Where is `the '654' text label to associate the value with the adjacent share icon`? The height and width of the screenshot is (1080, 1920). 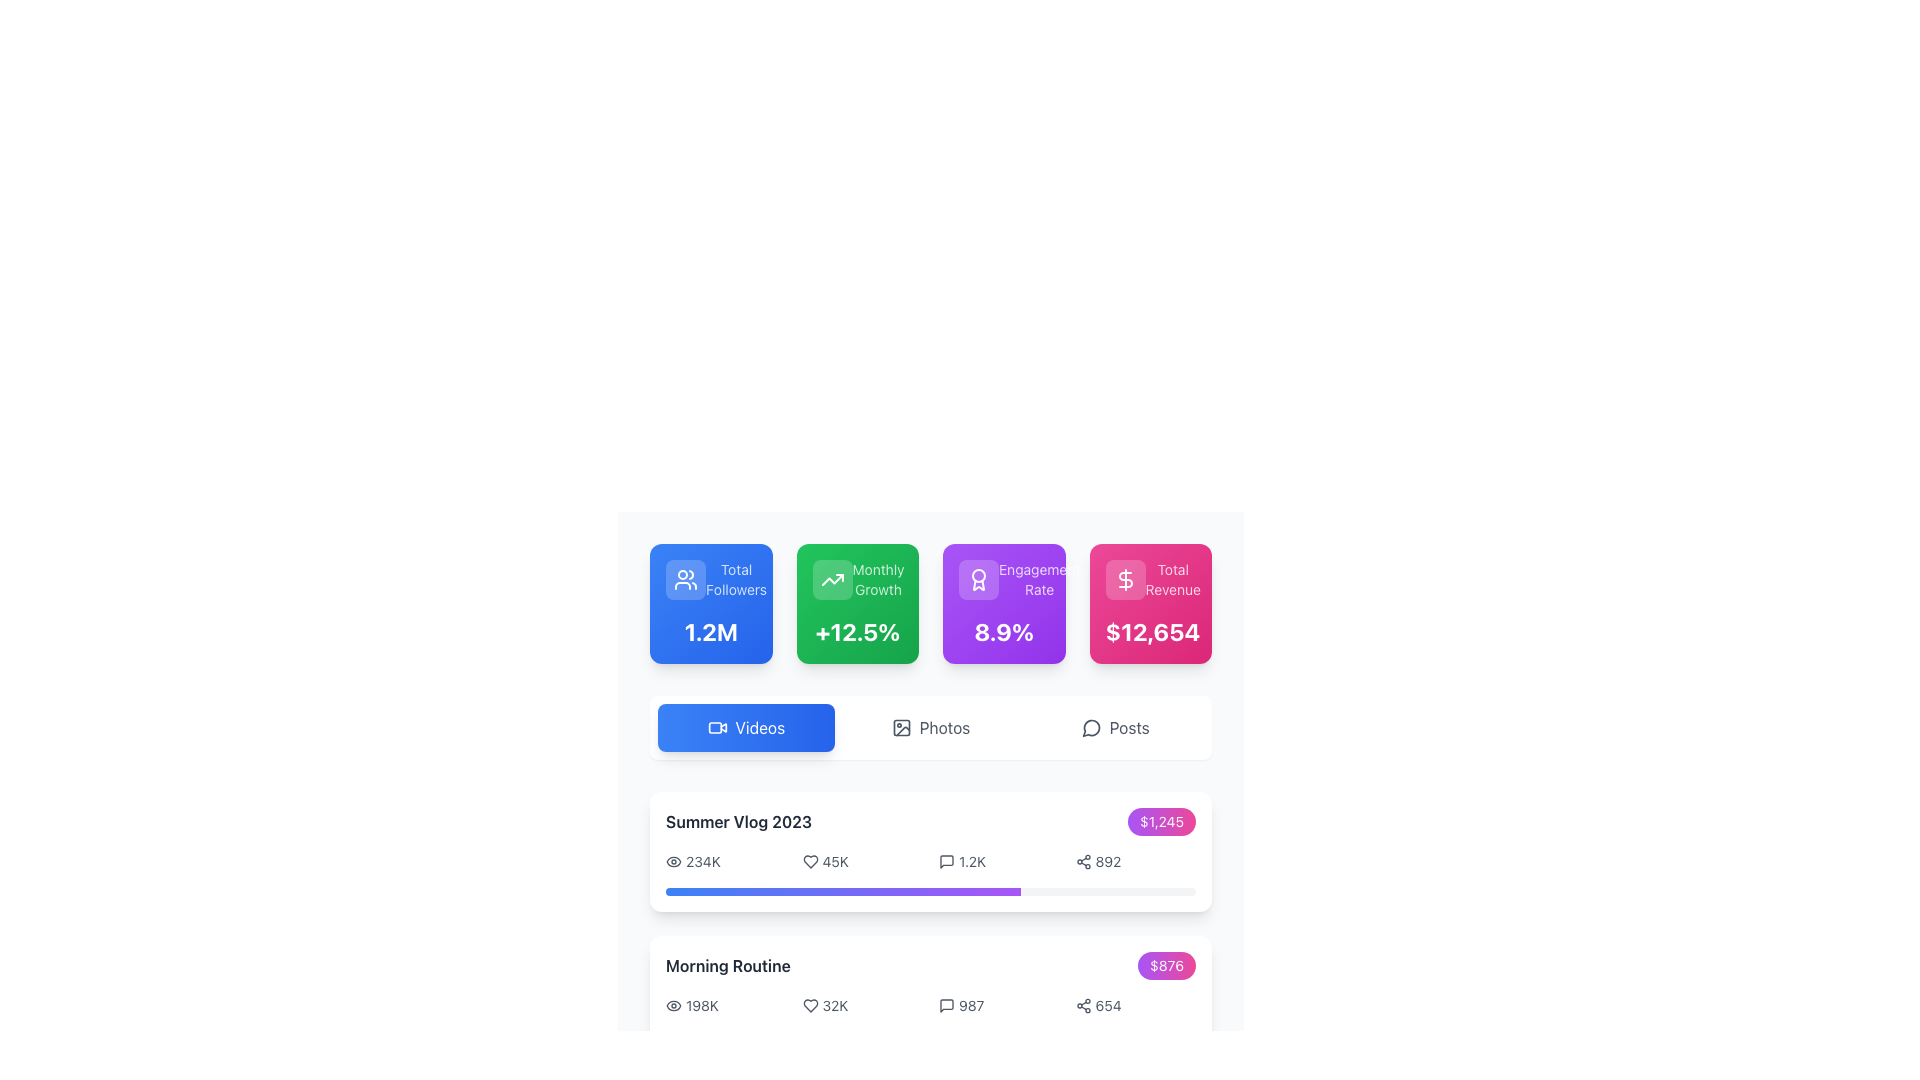 the '654' text label to associate the value with the adjacent share icon is located at coordinates (1107, 1006).